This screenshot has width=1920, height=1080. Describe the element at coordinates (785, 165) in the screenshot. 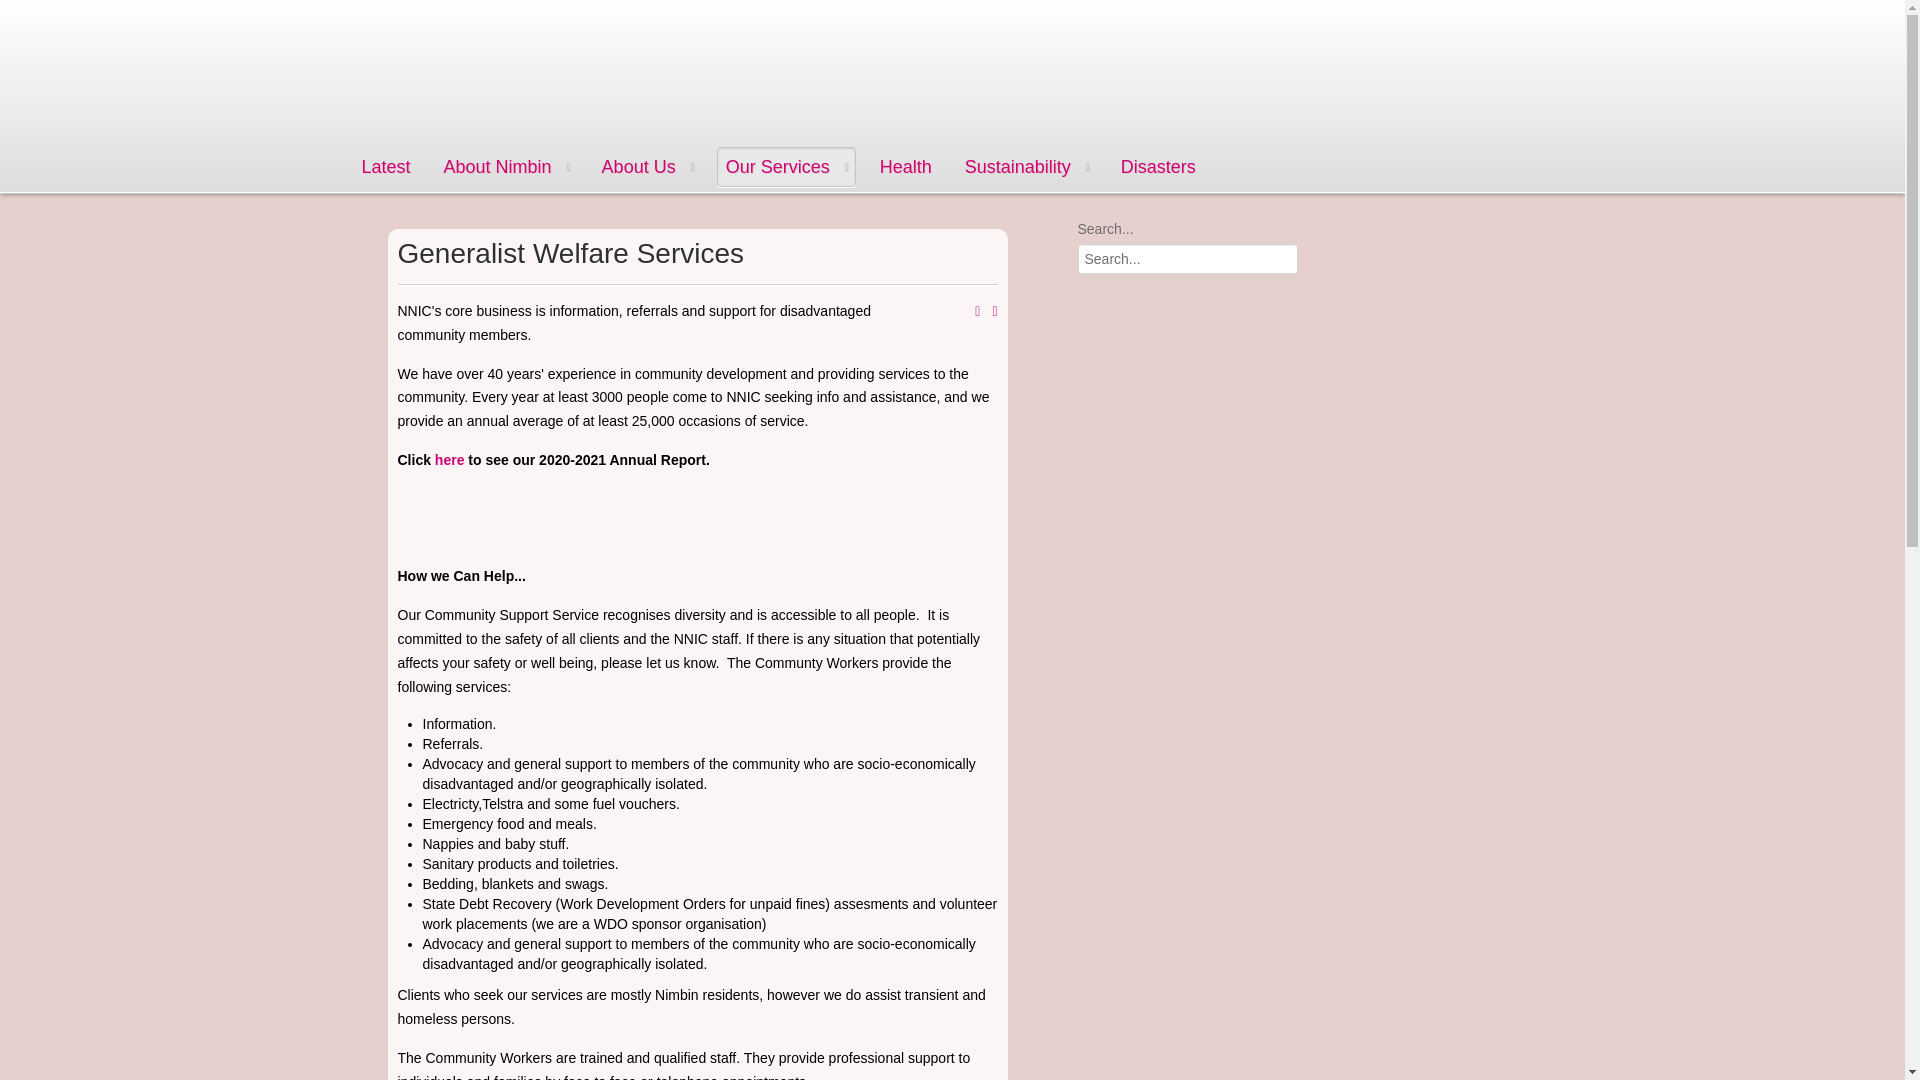

I see `'Our Services'` at that location.